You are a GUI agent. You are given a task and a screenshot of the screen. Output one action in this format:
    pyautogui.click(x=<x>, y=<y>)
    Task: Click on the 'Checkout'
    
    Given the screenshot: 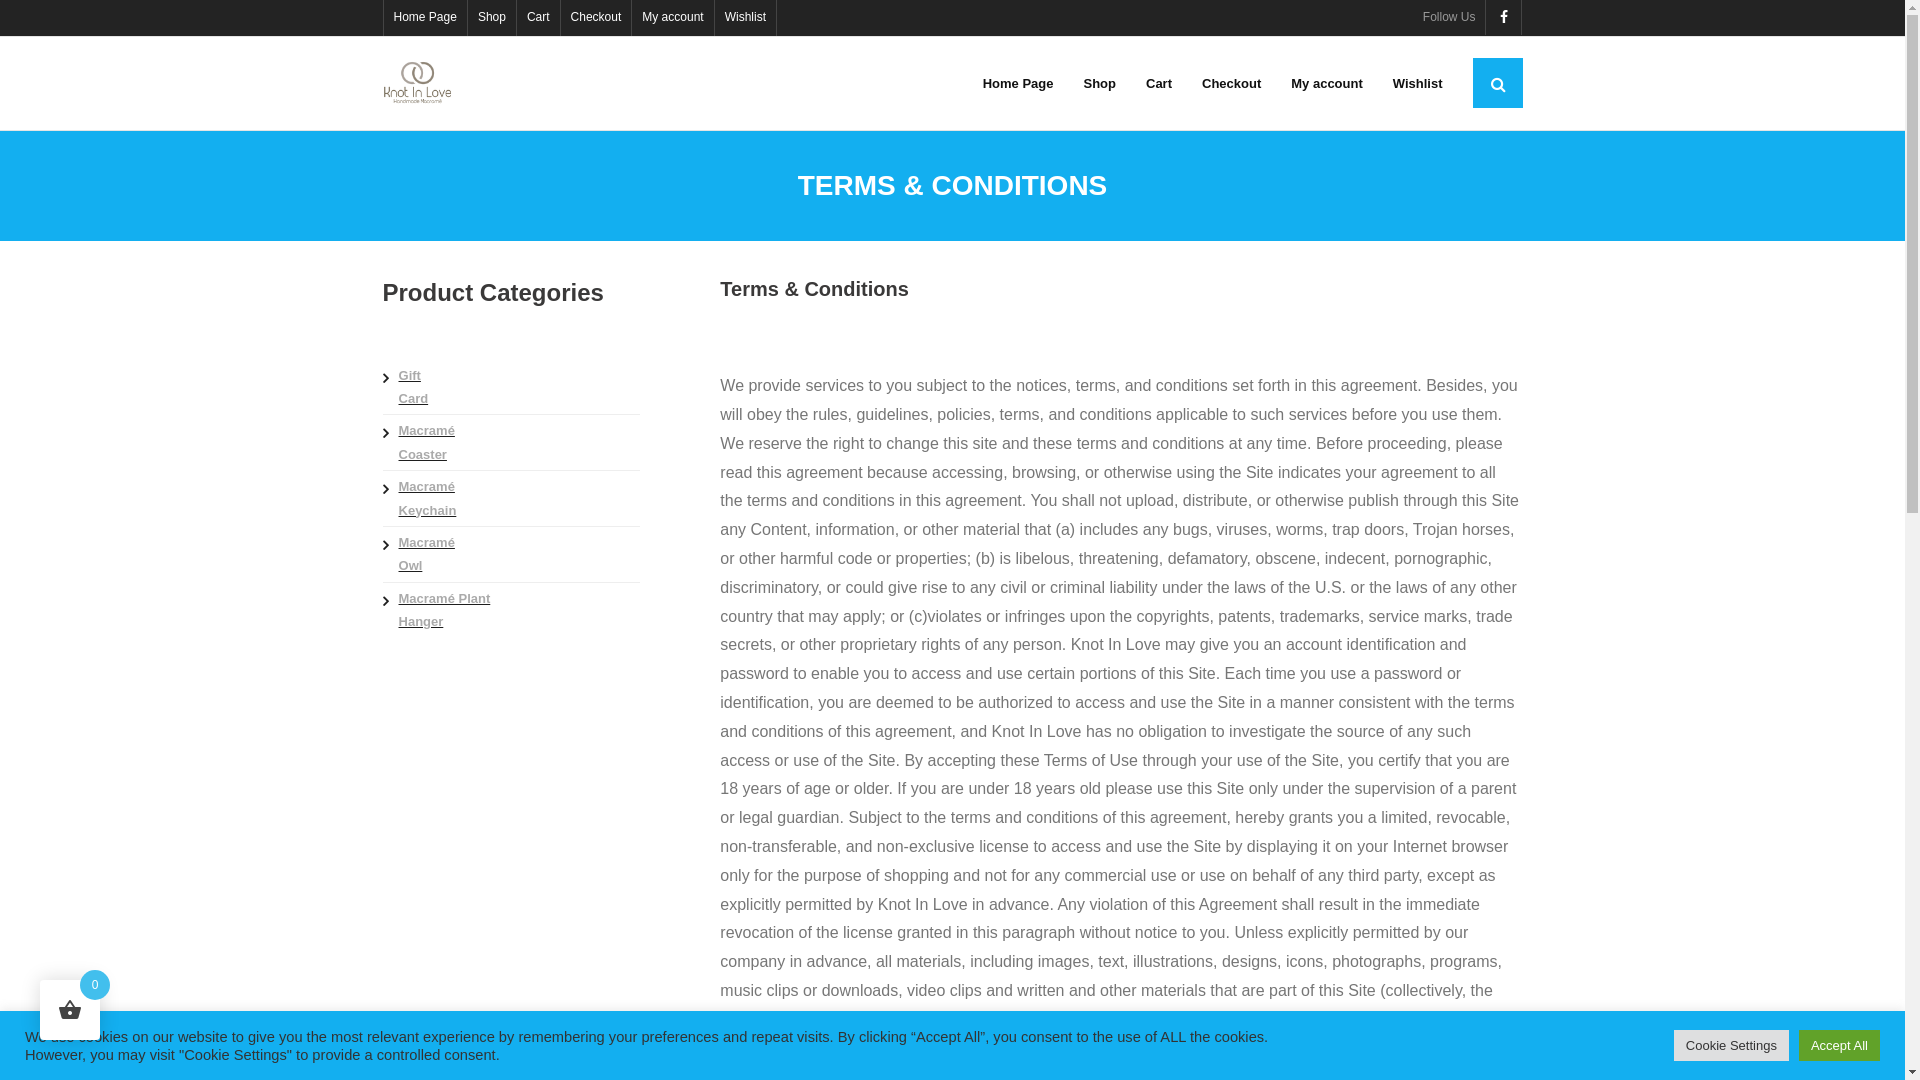 What is the action you would take?
    pyautogui.click(x=560, y=18)
    